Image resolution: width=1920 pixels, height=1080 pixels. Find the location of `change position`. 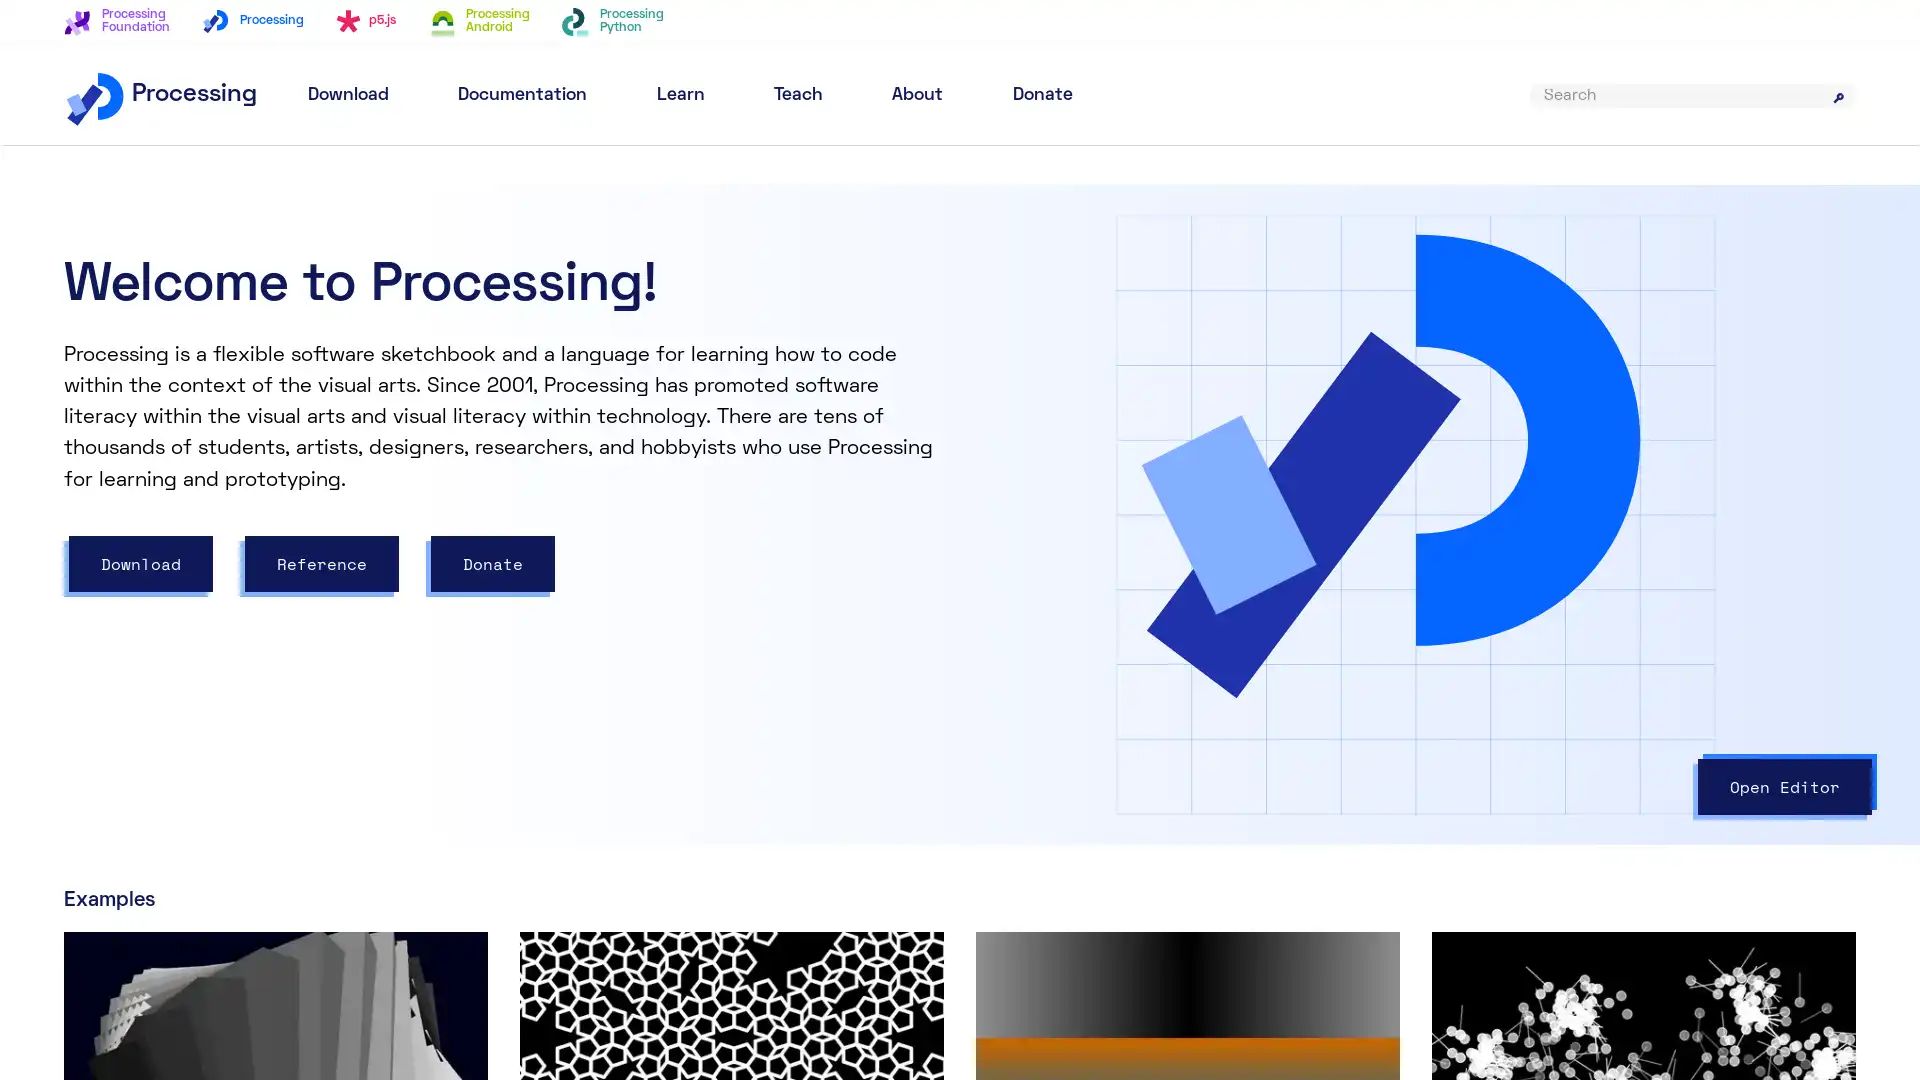

change position is located at coordinates (1148, 548).